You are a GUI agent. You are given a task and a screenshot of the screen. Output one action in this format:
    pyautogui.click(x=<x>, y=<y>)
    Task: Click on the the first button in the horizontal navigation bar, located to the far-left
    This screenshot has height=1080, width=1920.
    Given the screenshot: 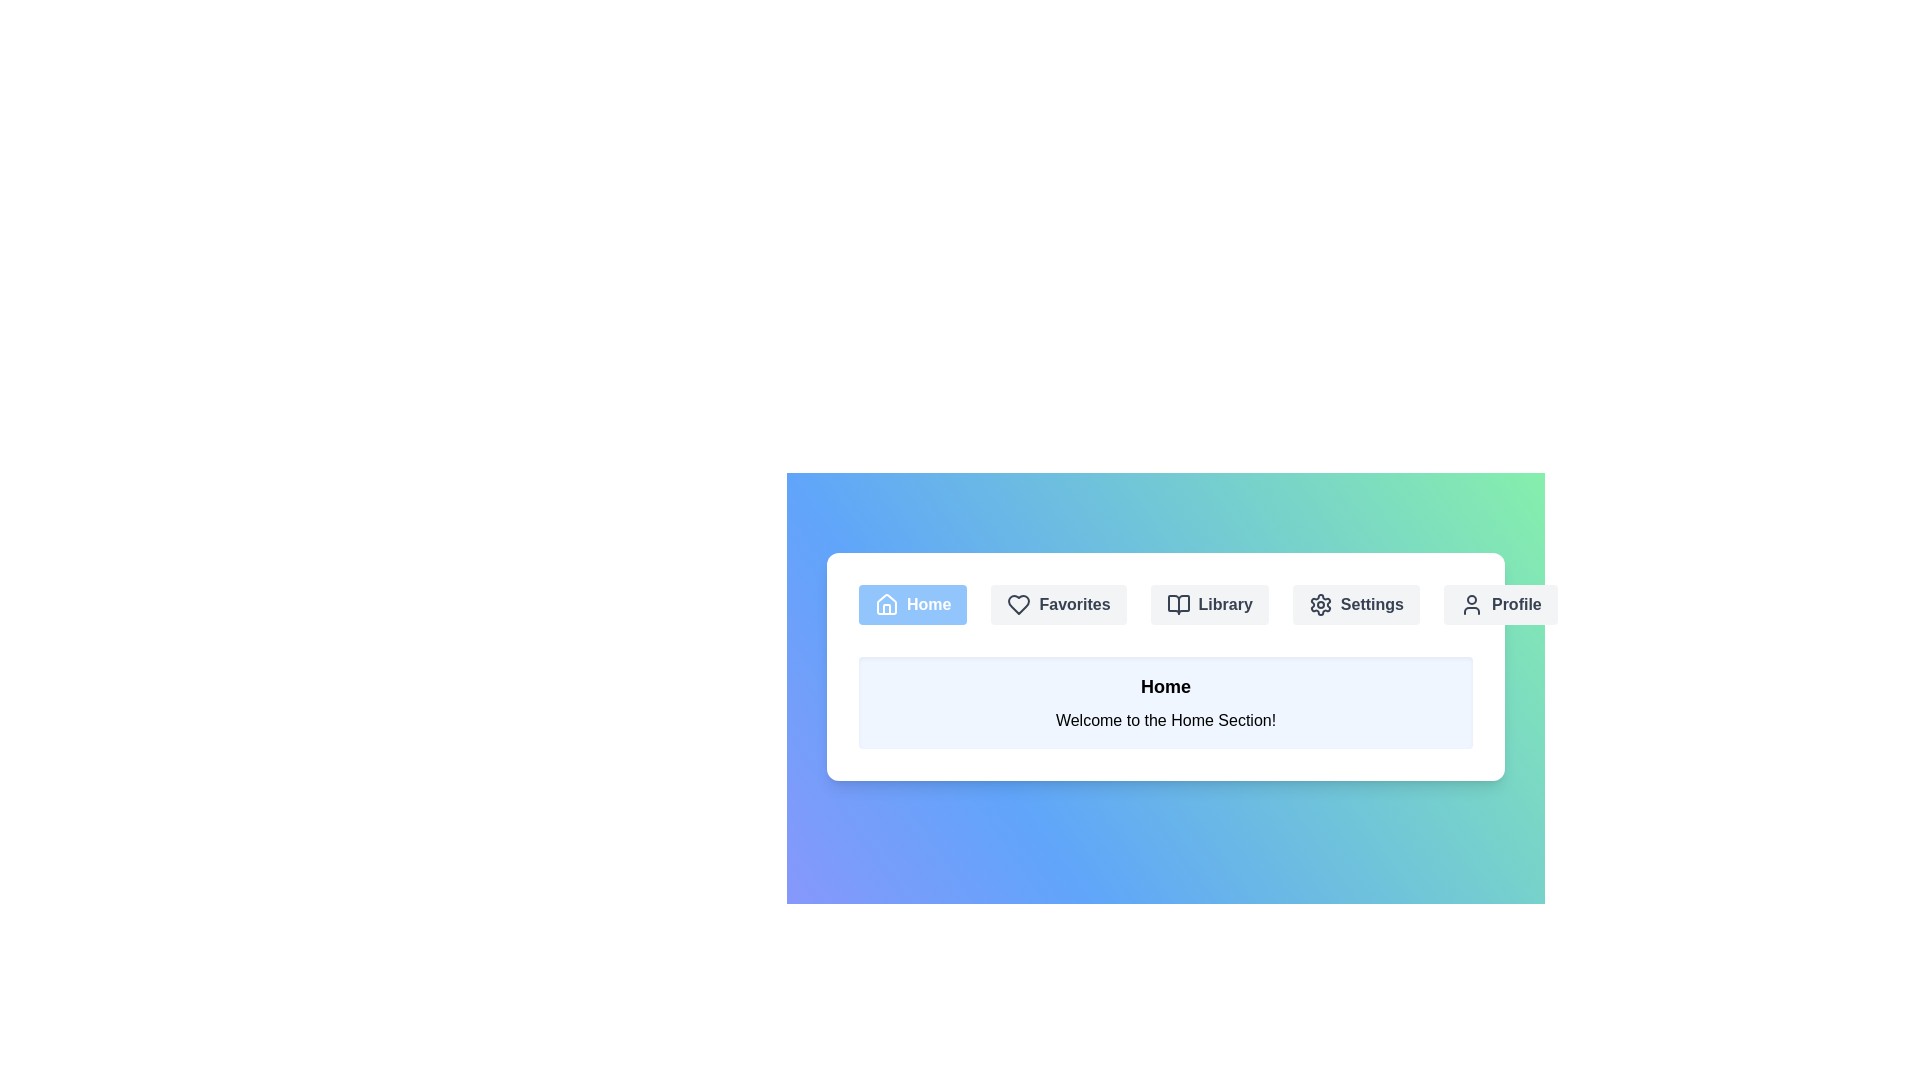 What is the action you would take?
    pyautogui.click(x=912, y=604)
    